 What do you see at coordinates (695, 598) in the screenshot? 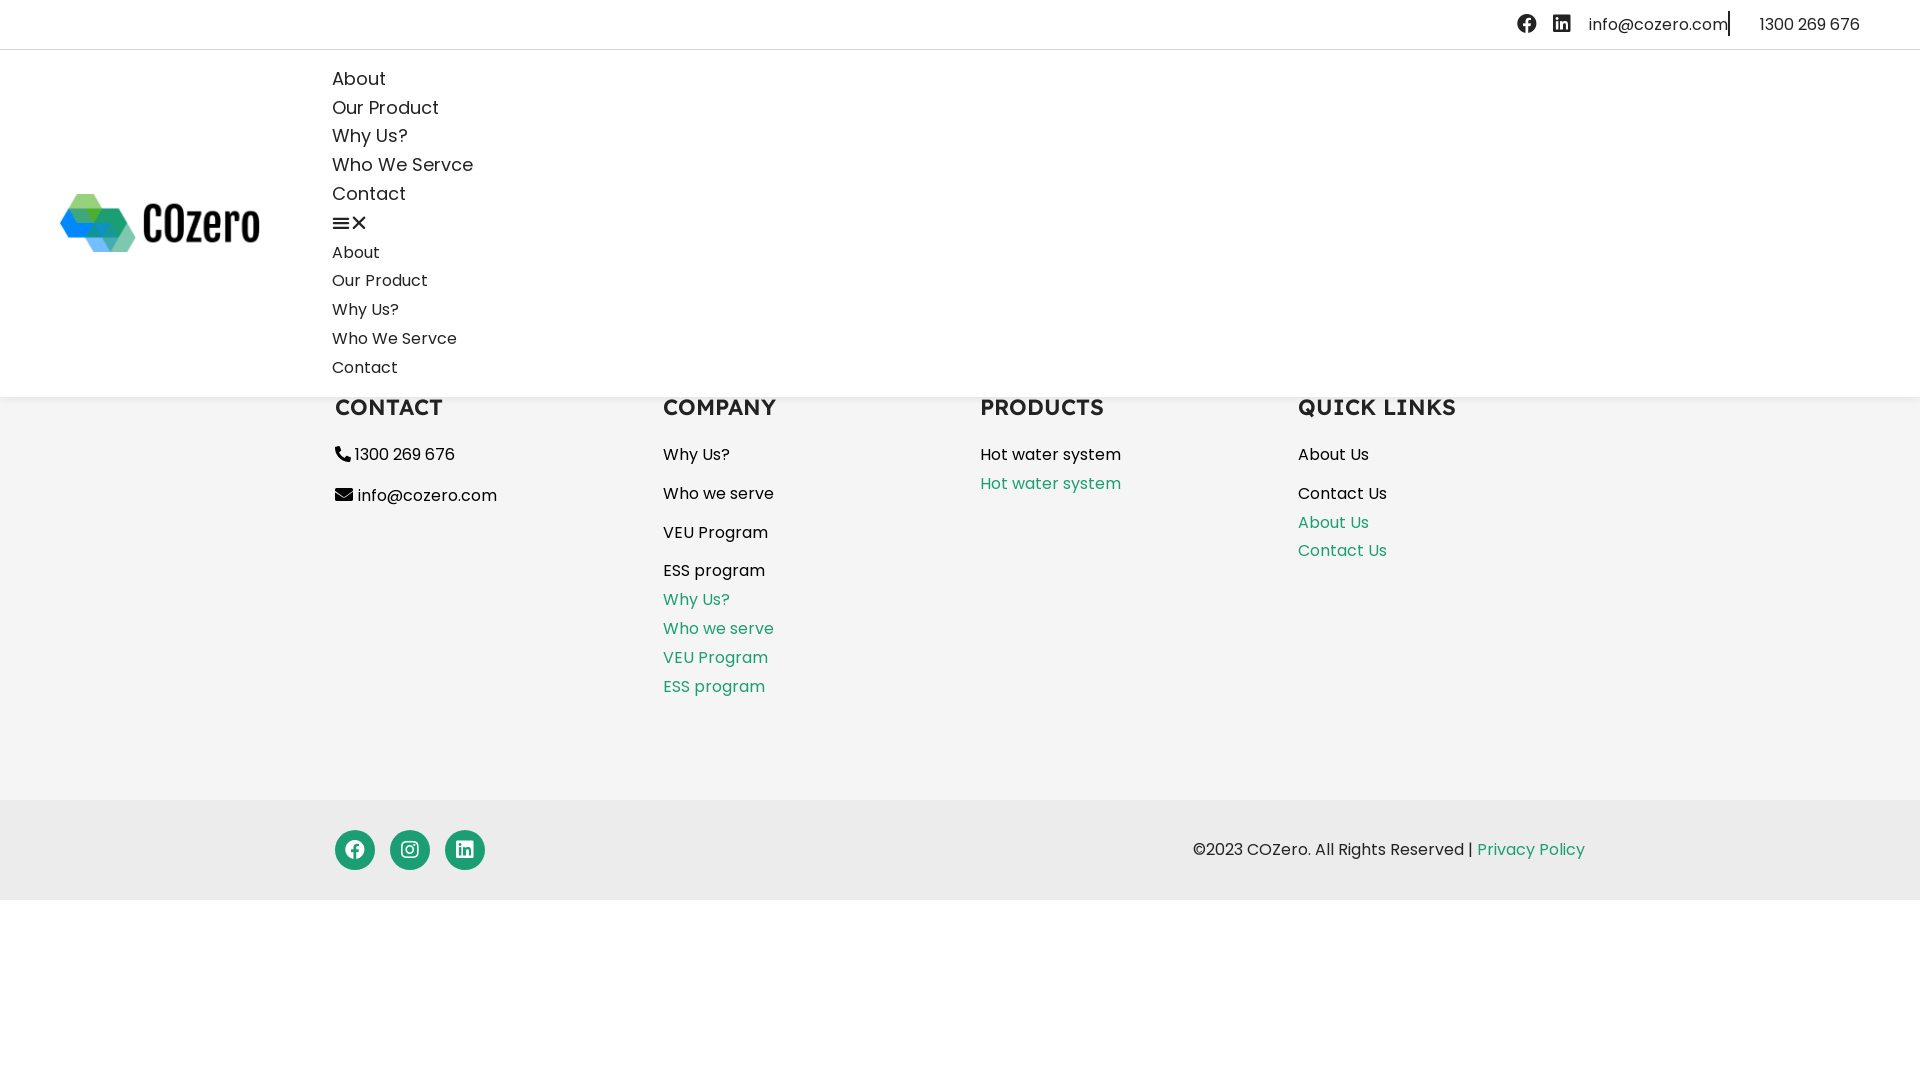
I see `'Why Us?'` at bounding box center [695, 598].